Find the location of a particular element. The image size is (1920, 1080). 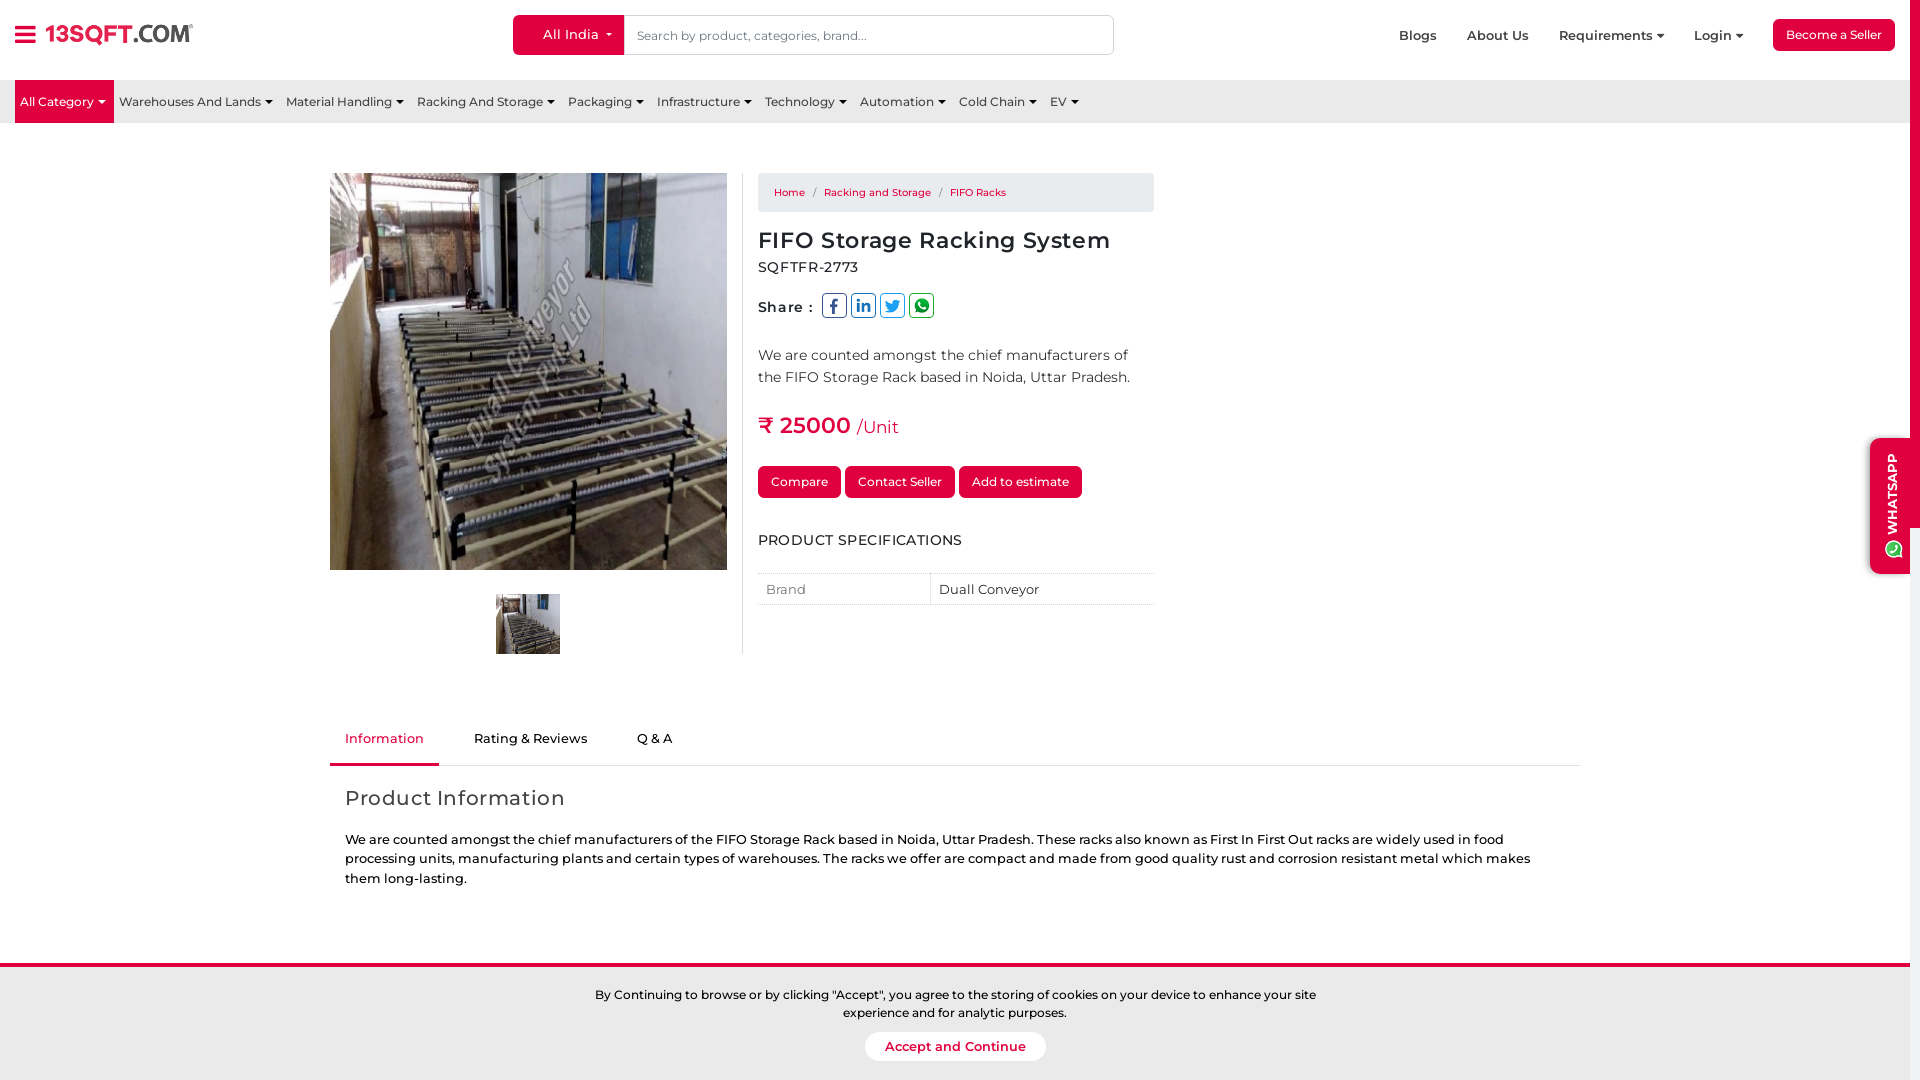

'Login' is located at coordinates (1693, 35).